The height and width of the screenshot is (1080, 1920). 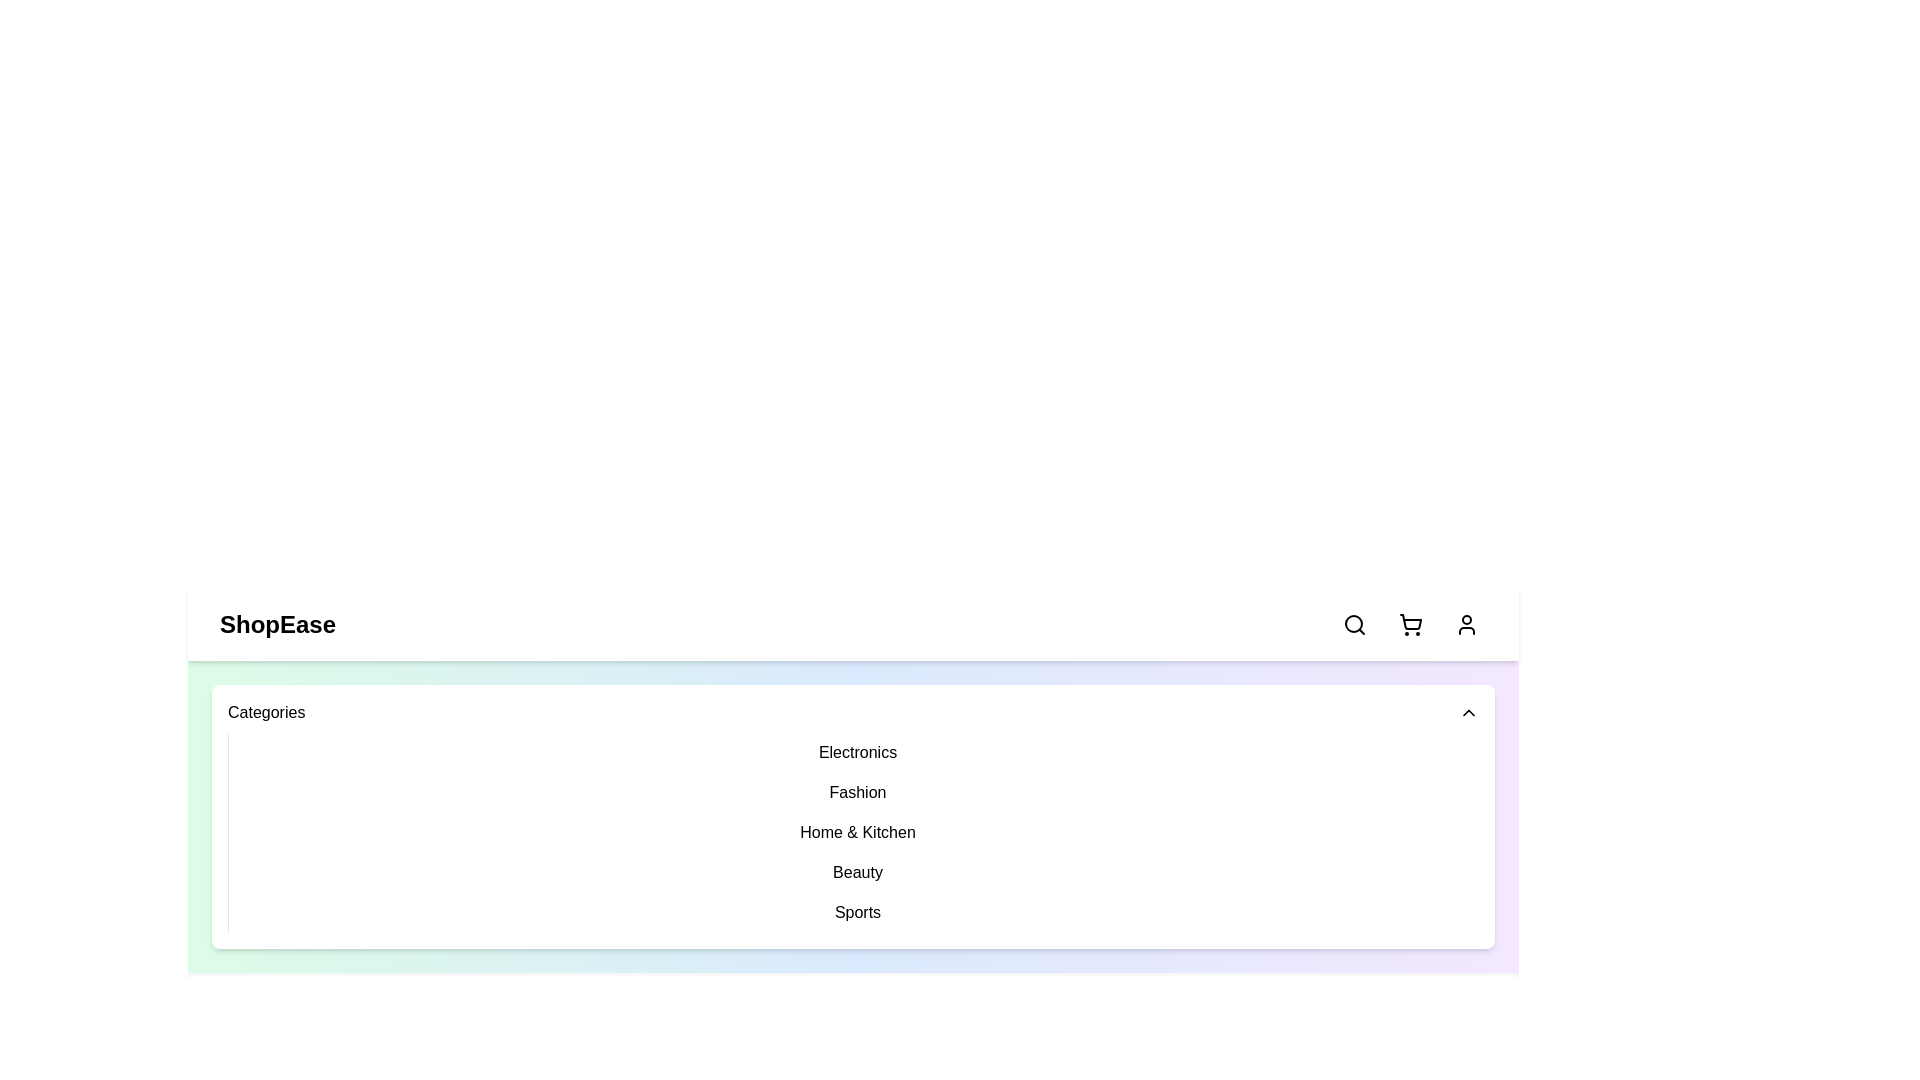 What do you see at coordinates (1468, 712) in the screenshot?
I see `the Chevron Icon located at the far right of the row that starts with the text 'Categories'` at bounding box center [1468, 712].